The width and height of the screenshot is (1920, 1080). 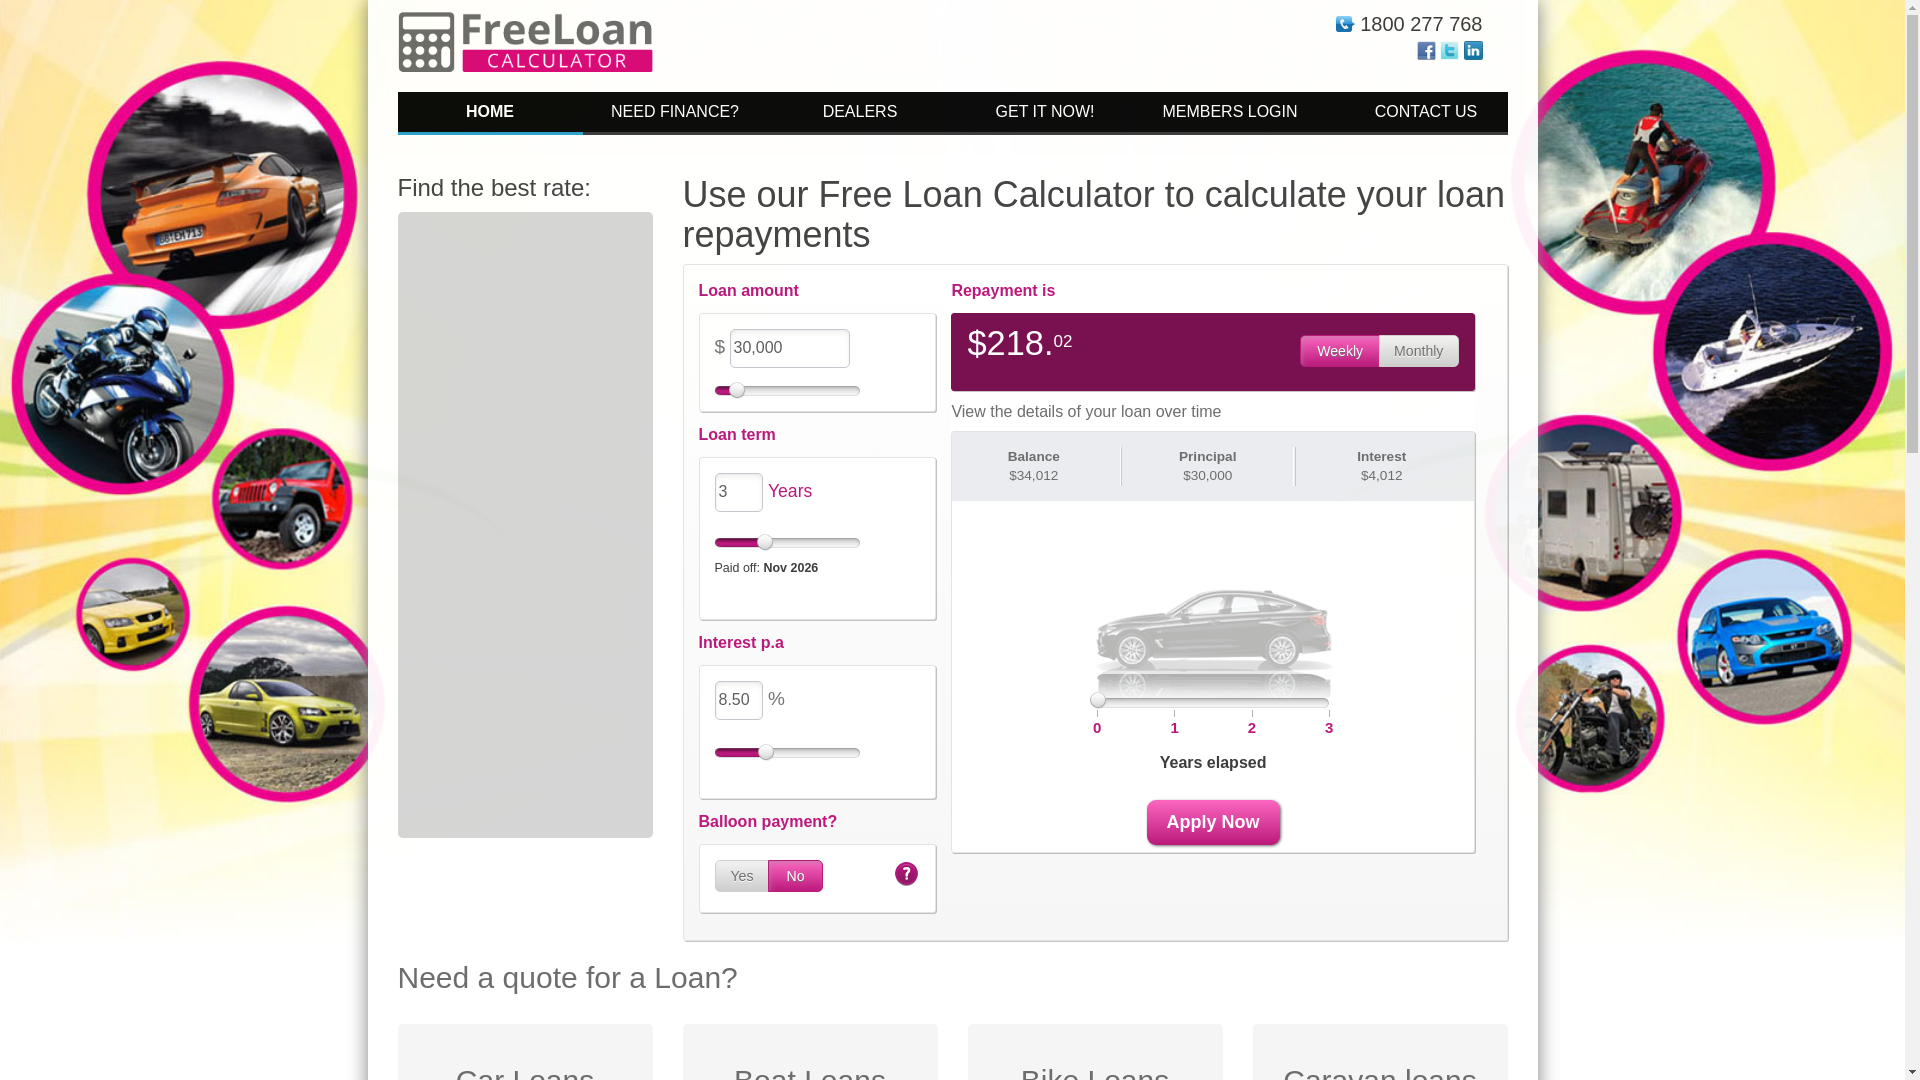 I want to click on 'CONTACT US', so click(x=1321, y=113).